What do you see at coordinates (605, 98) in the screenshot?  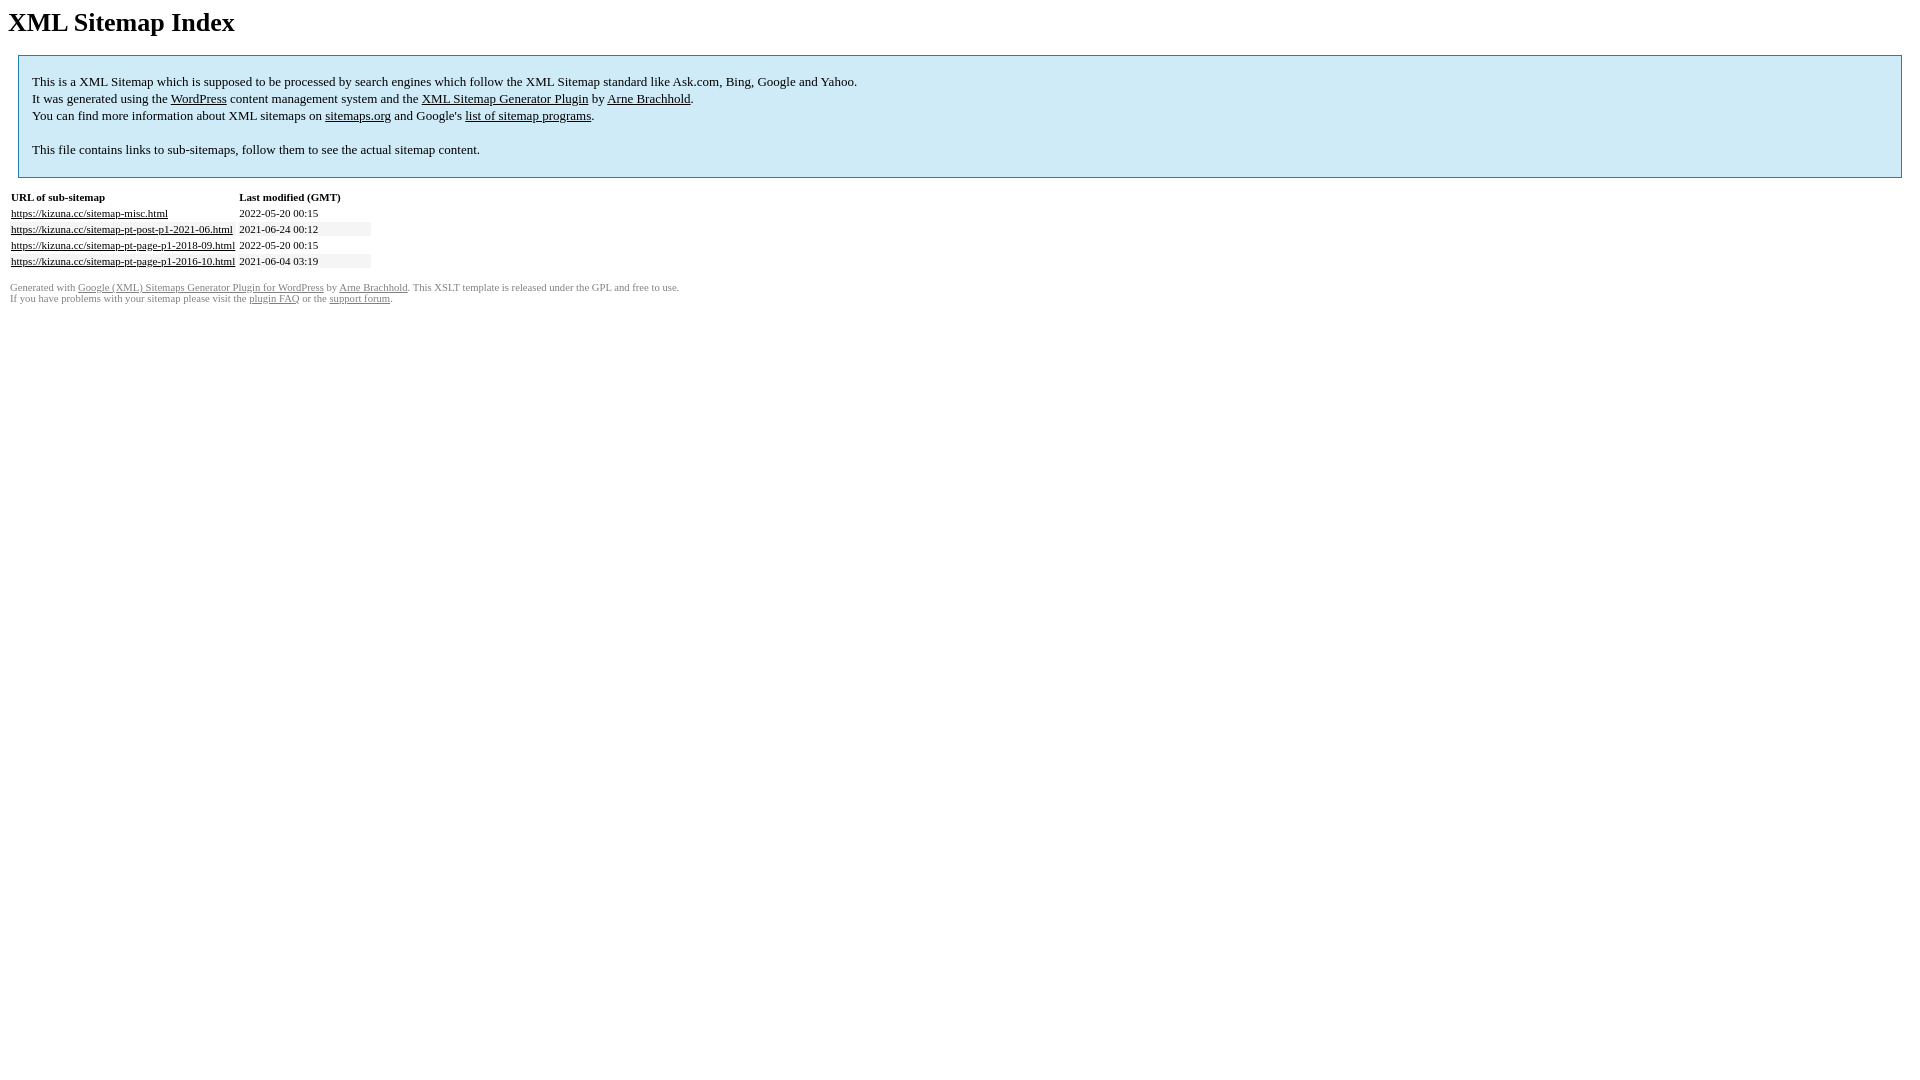 I see `'Arne Brachhold'` at bounding box center [605, 98].